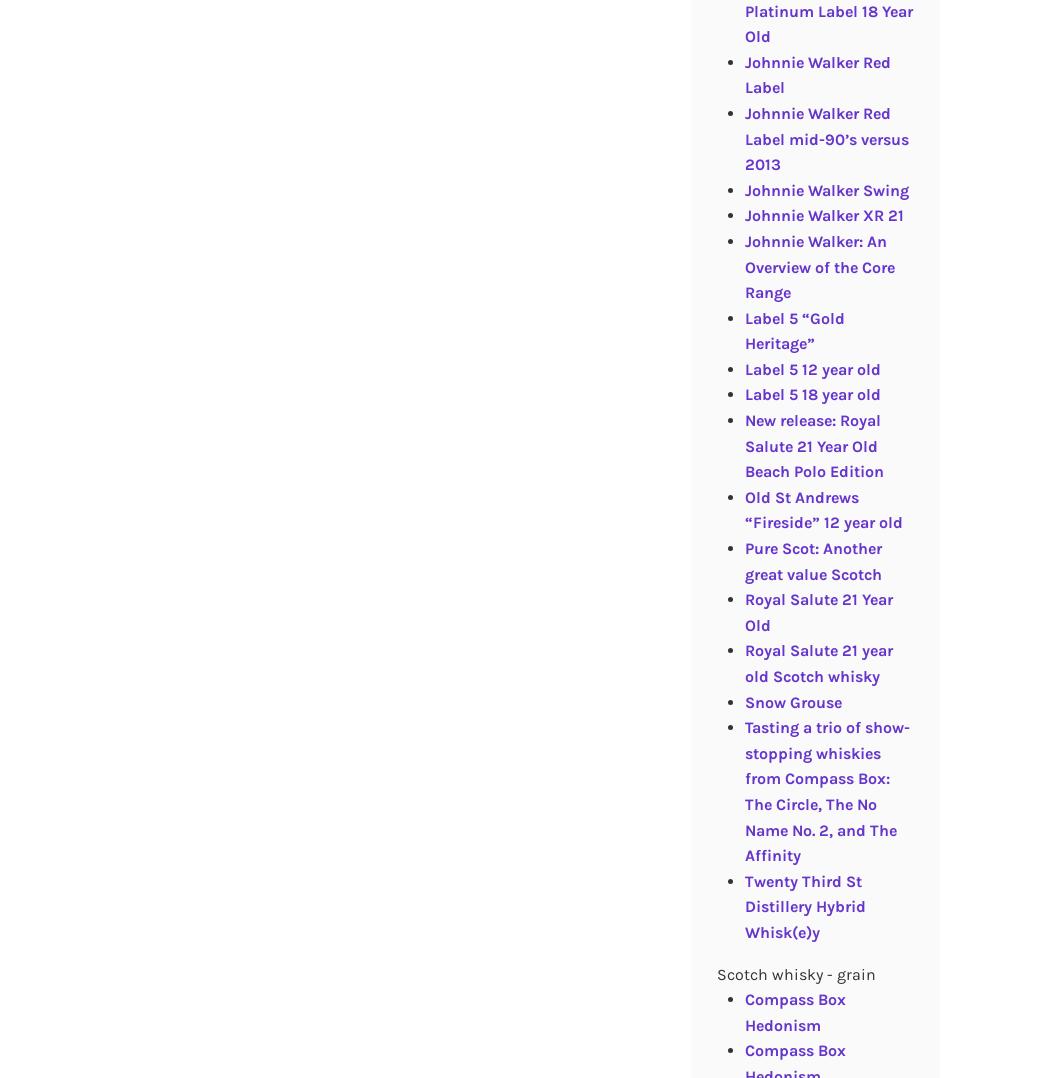 This screenshot has height=1078, width=1050. What do you see at coordinates (822, 215) in the screenshot?
I see `'Johnnie Walker XR 21'` at bounding box center [822, 215].